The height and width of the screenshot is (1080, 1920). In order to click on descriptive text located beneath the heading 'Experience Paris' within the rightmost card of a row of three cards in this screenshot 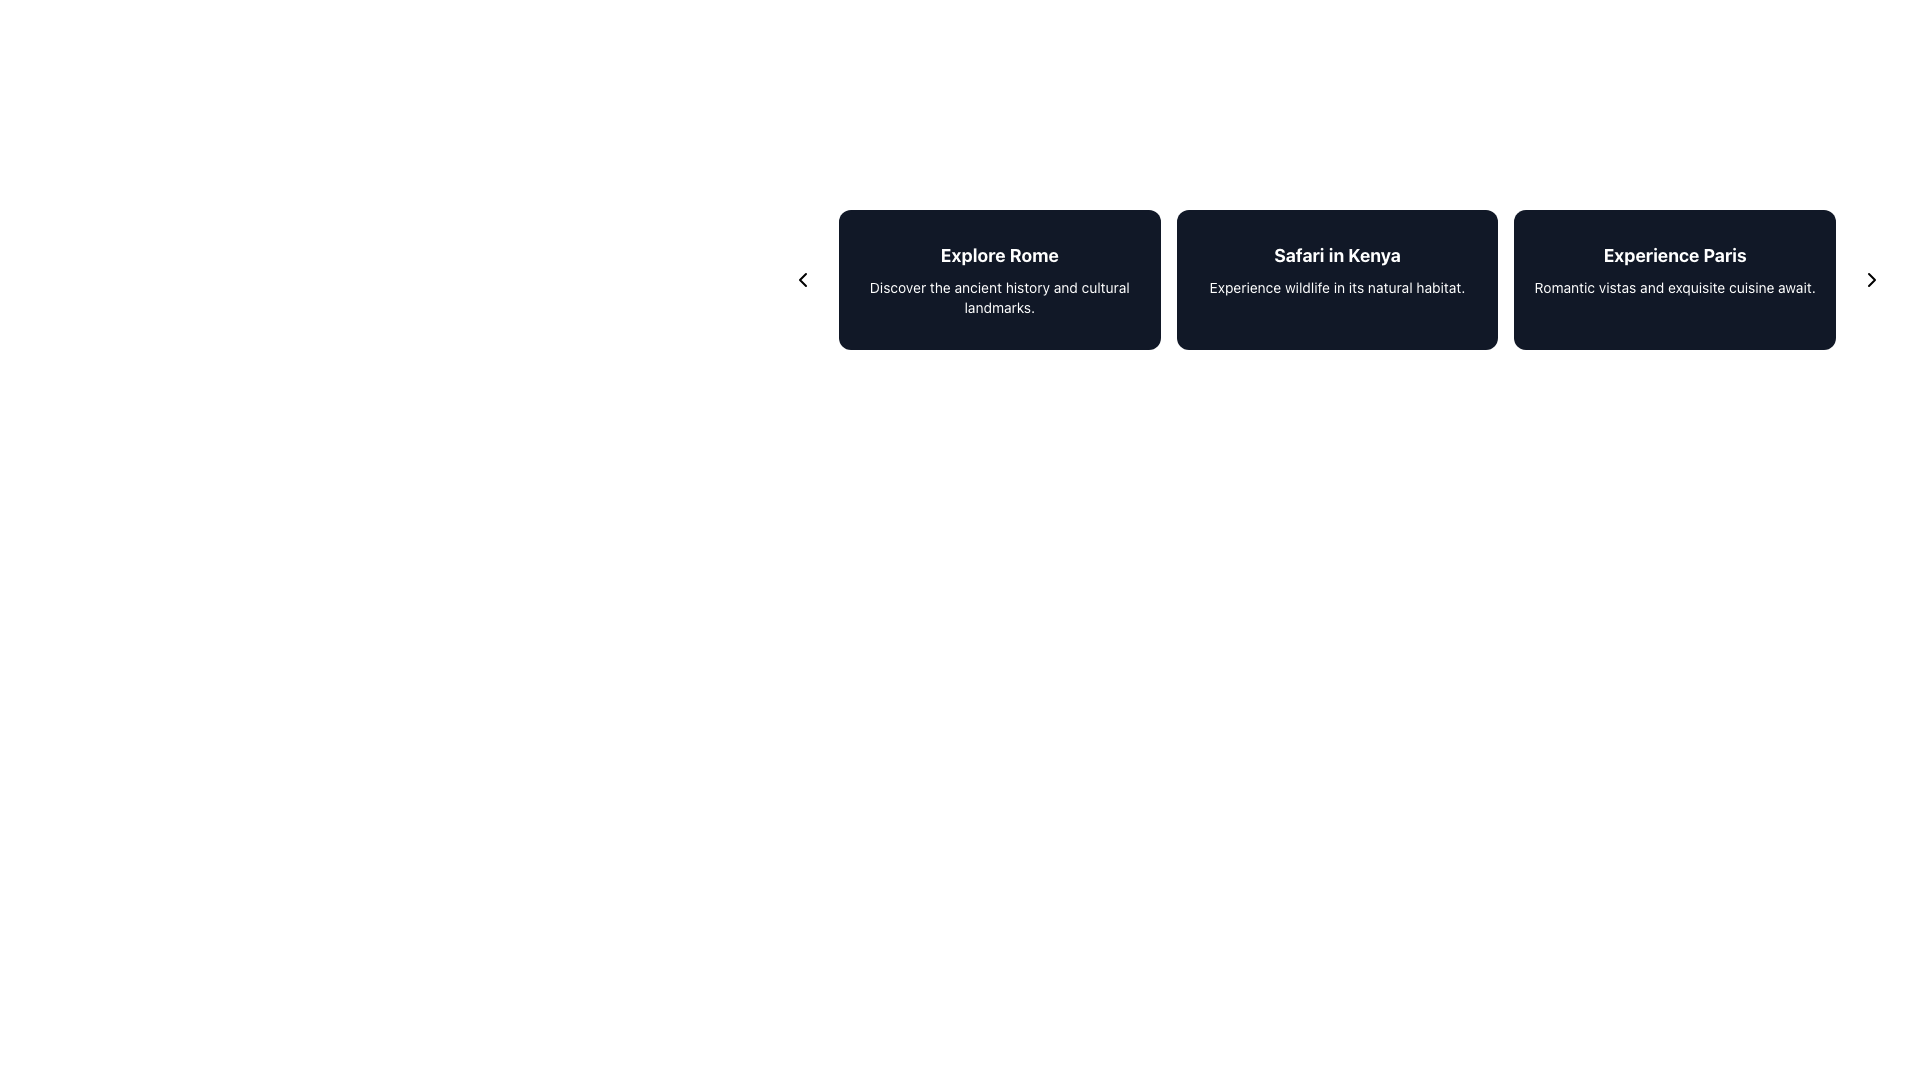, I will do `click(1675, 288)`.